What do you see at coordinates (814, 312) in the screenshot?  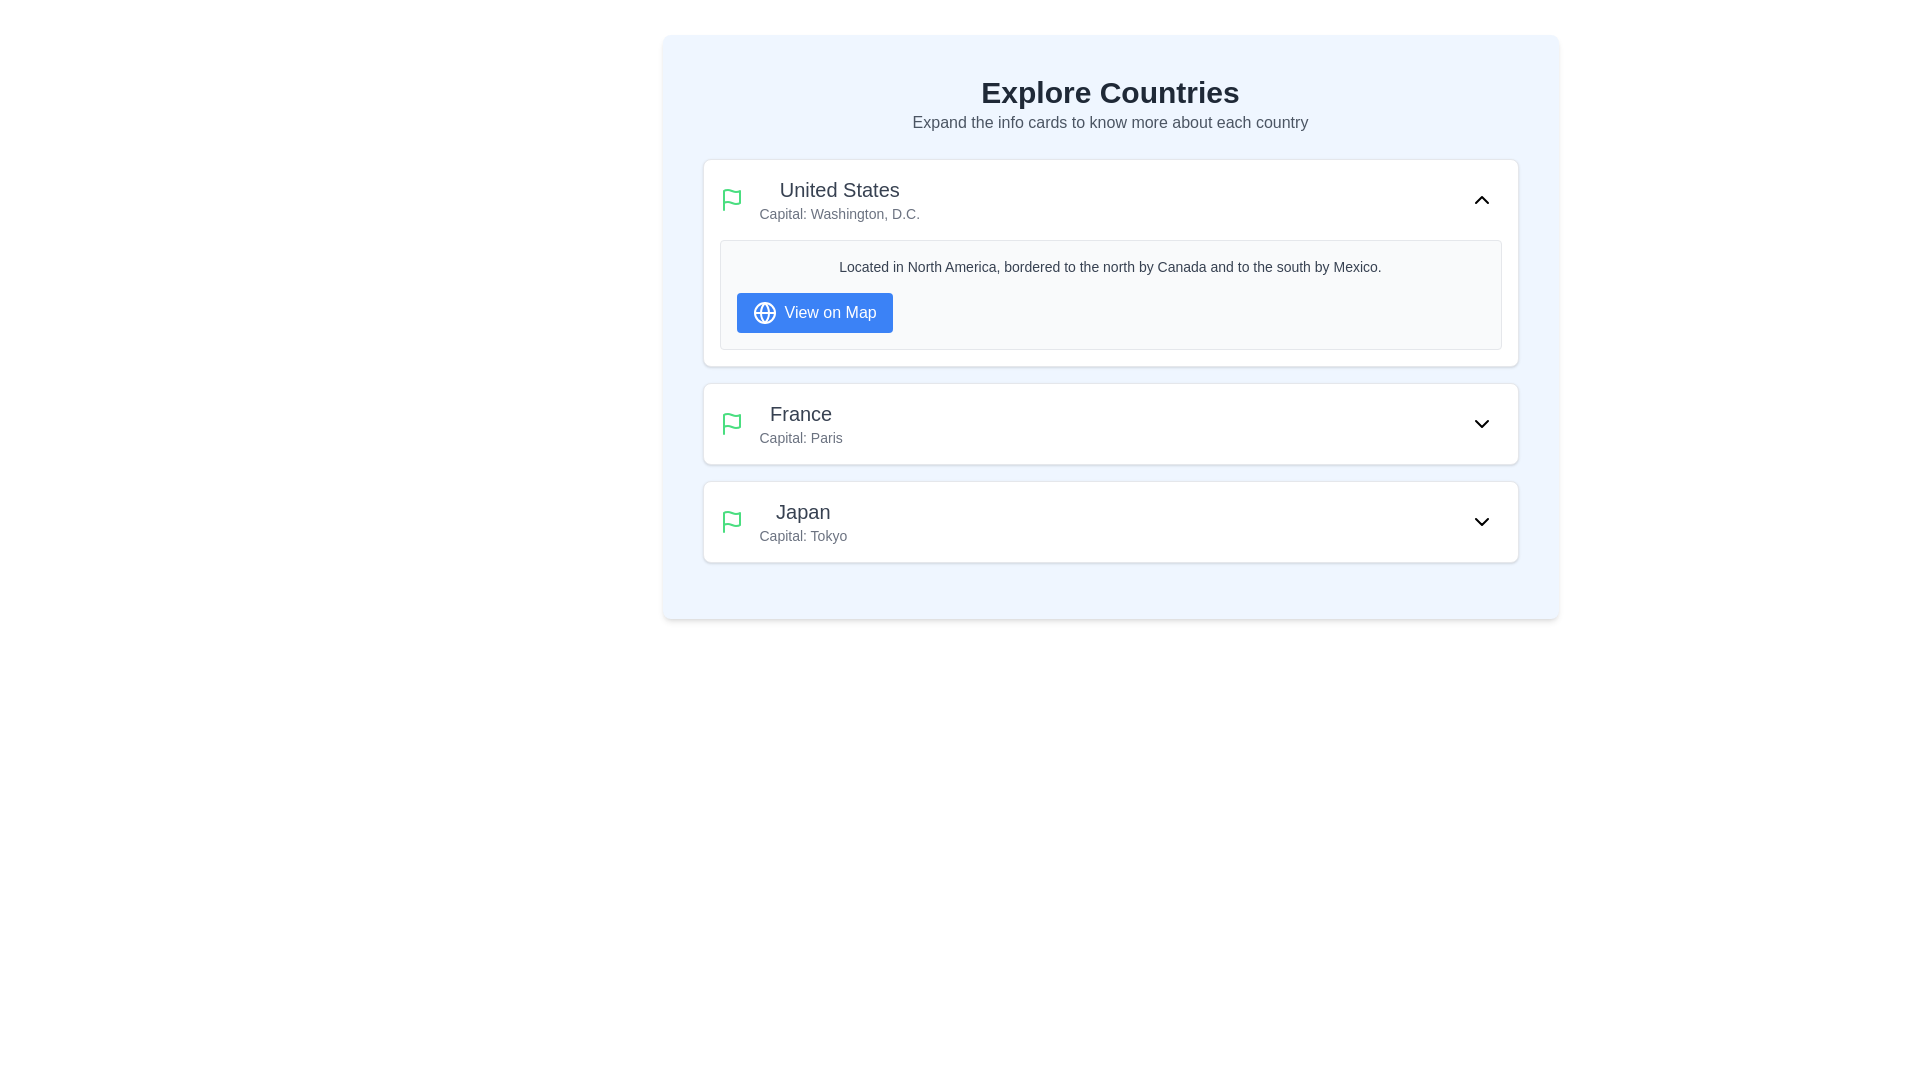 I see `the blue 'View on Map' button with a globe icon located near the bottom right corner of the United States description in the 'Explore Countries' interface` at bounding box center [814, 312].